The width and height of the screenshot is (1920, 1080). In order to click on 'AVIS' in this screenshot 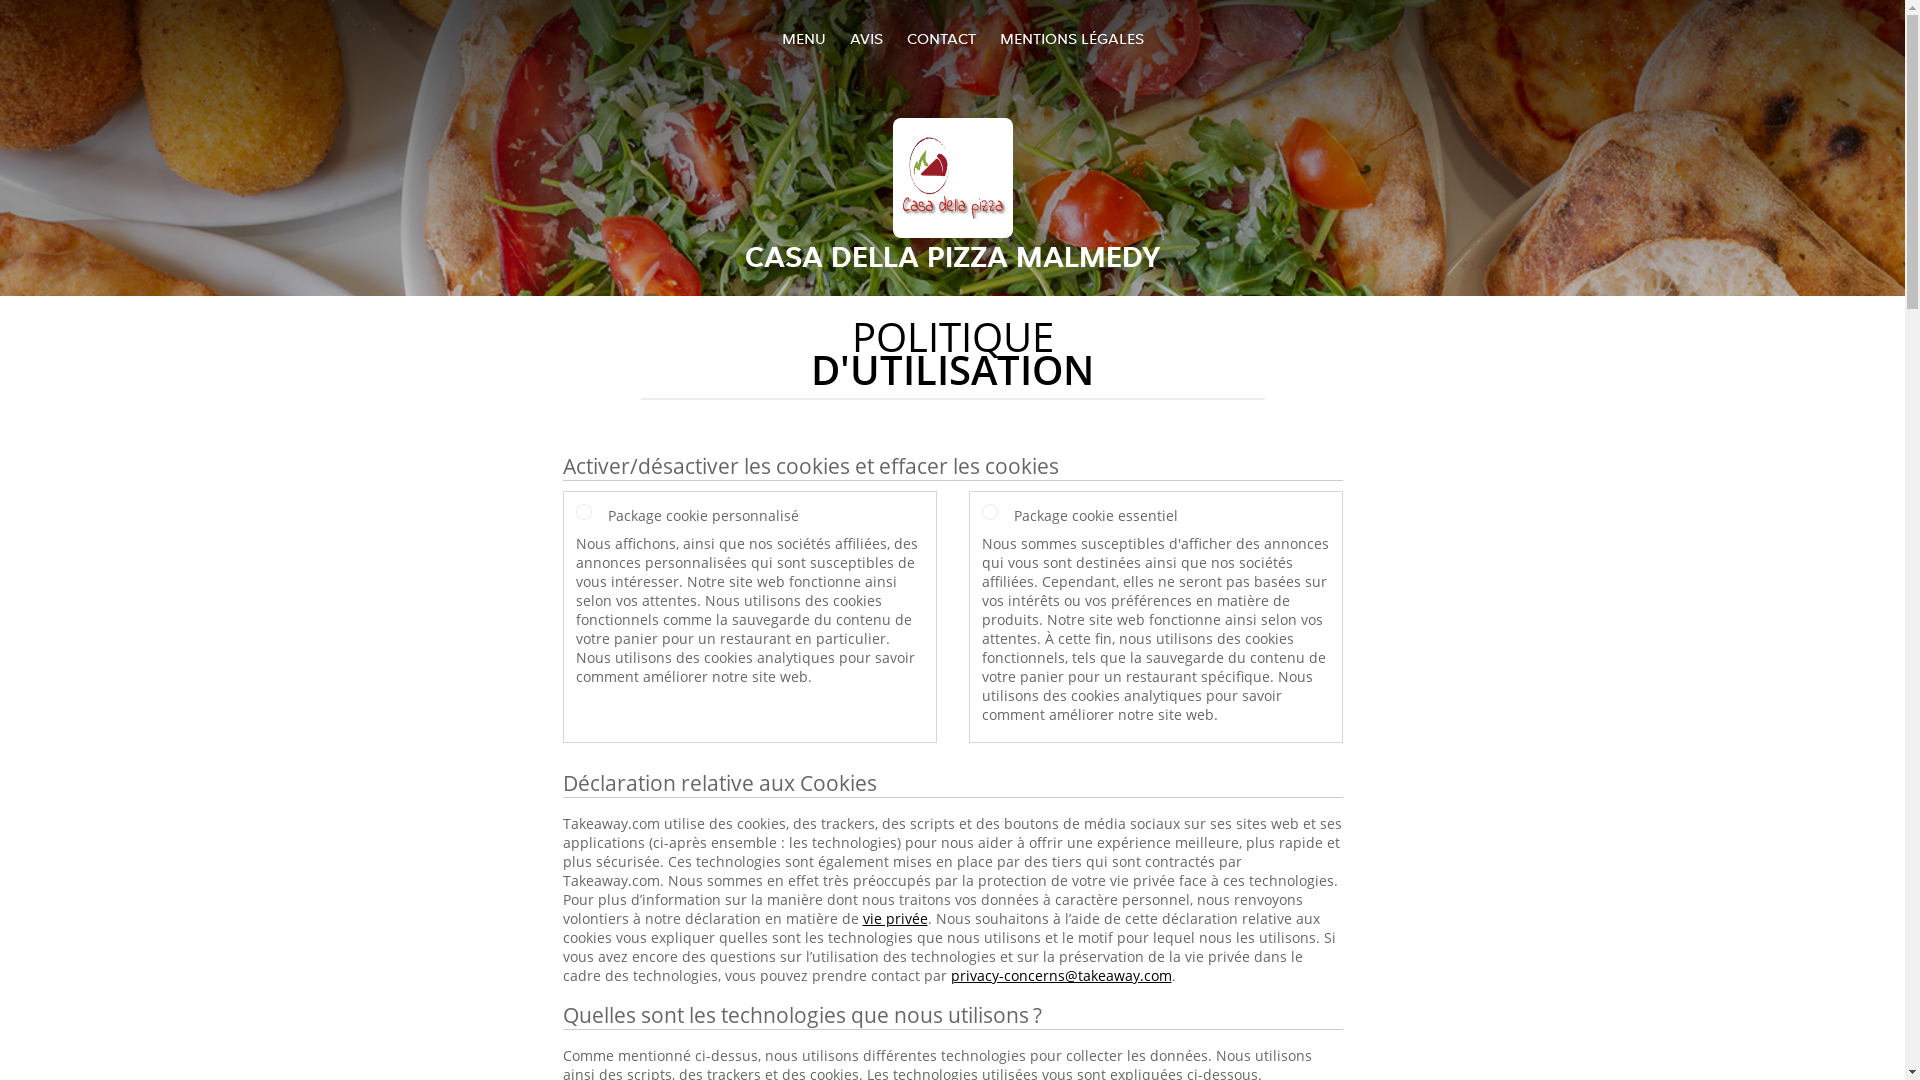, I will do `click(866, 38)`.